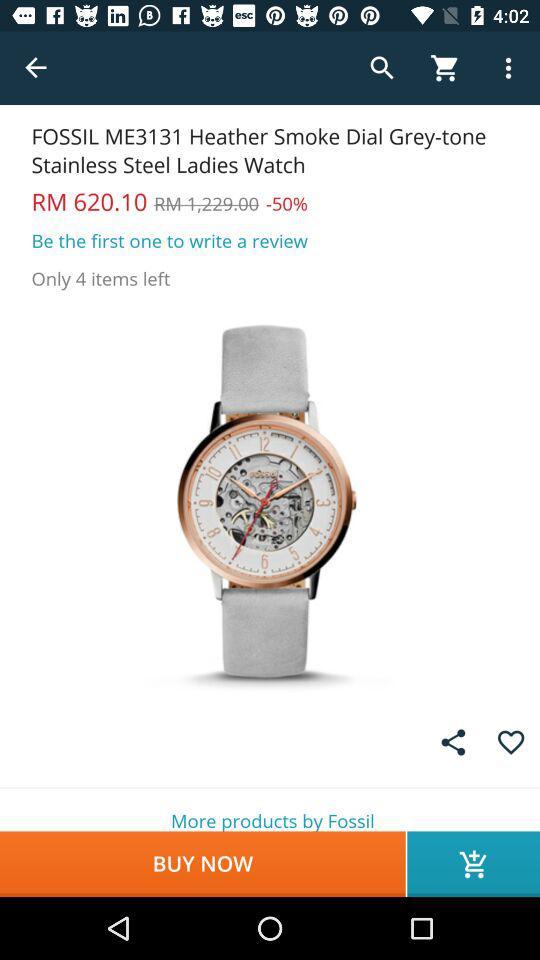  Describe the element at coordinates (270, 500) in the screenshot. I see `picture` at that location.